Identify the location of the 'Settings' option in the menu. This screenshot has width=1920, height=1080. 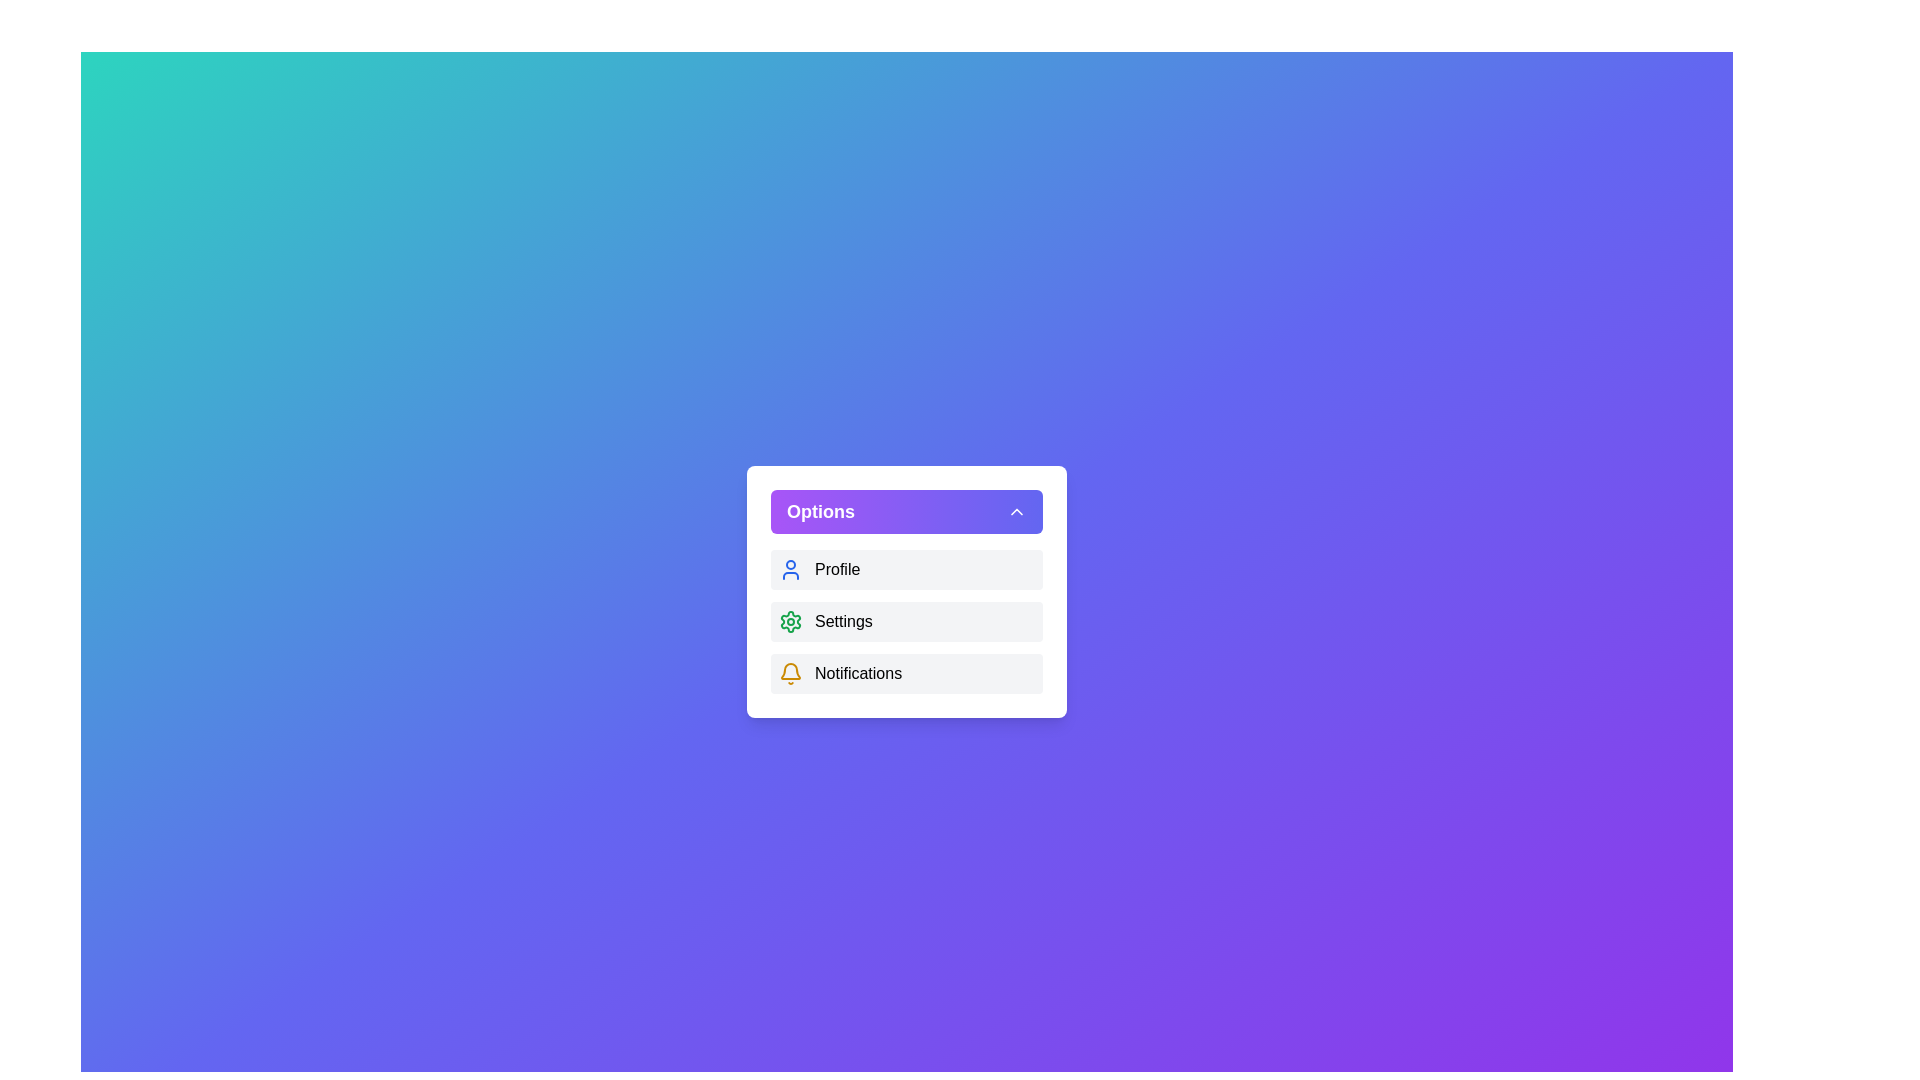
(906, 620).